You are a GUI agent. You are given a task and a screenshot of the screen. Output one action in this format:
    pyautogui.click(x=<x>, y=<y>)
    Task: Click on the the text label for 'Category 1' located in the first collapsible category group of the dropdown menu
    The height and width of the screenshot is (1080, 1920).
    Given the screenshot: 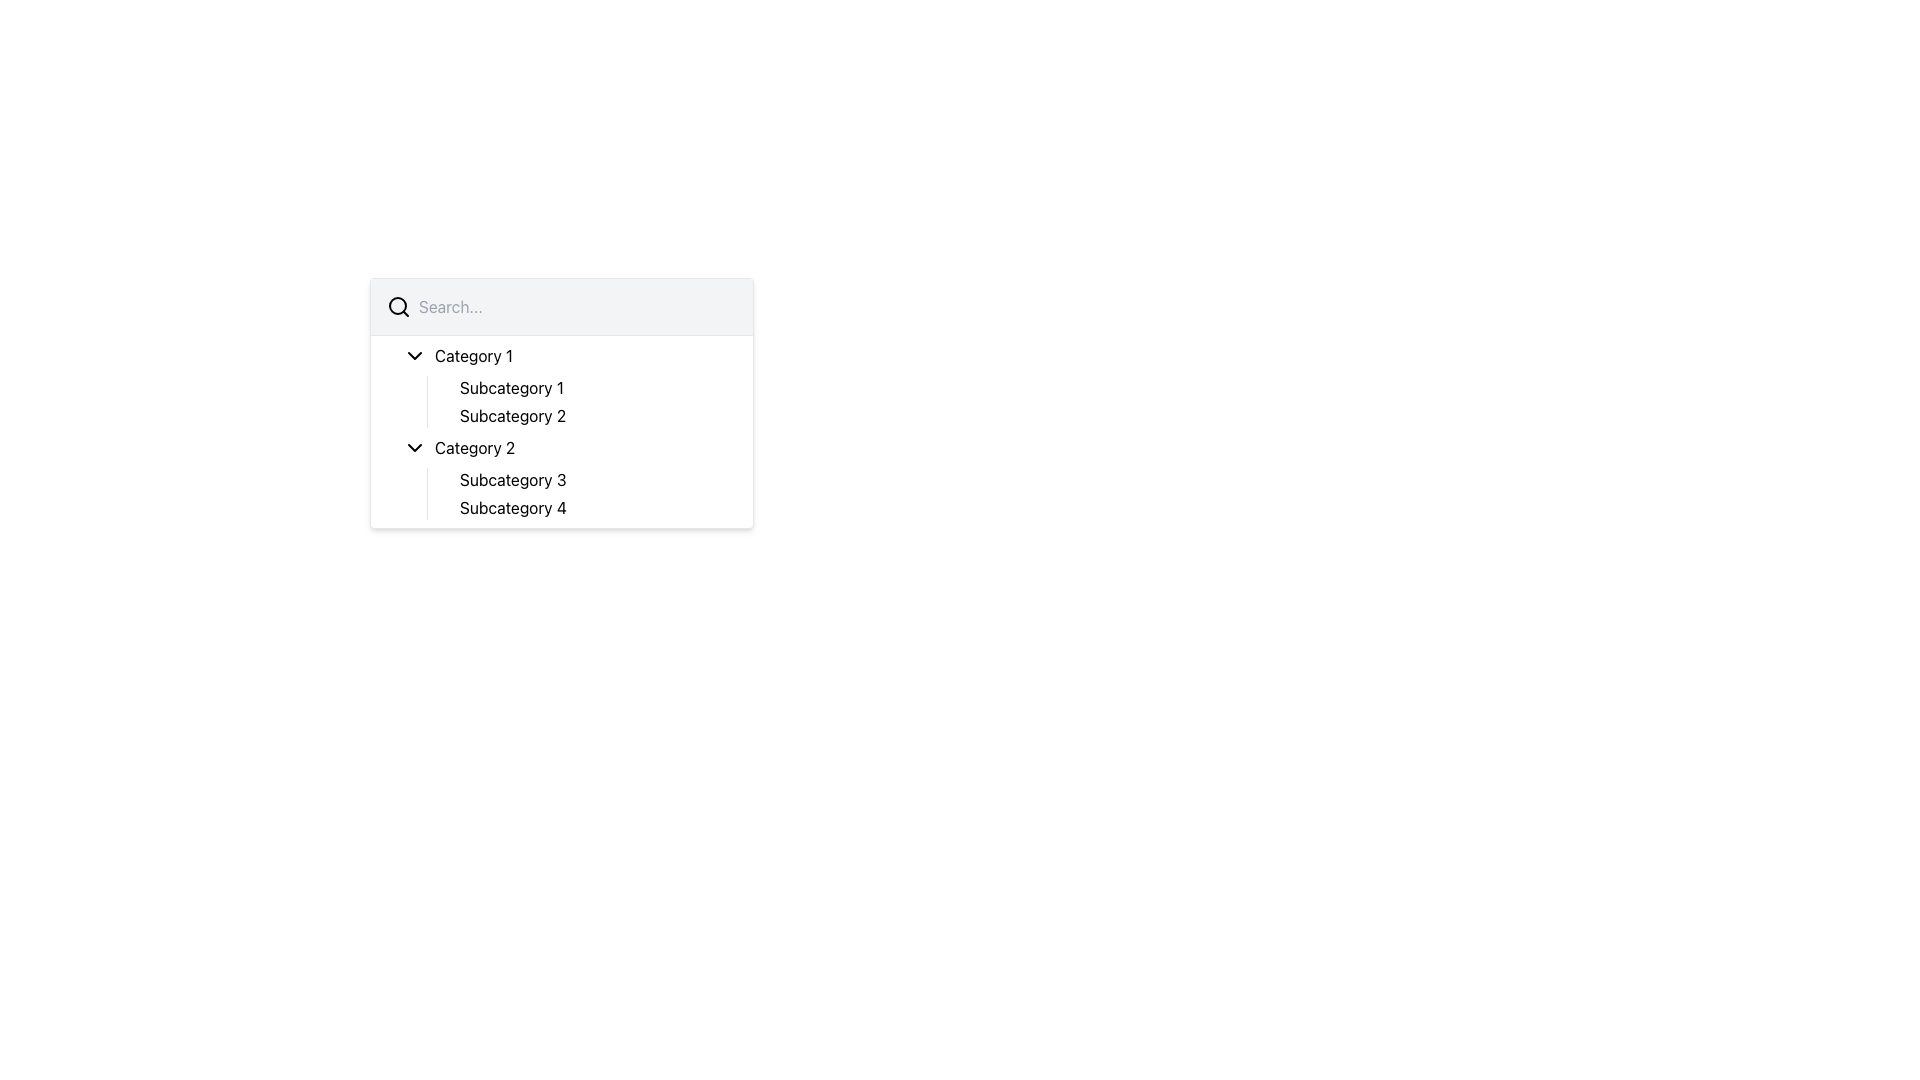 What is the action you would take?
    pyautogui.click(x=473, y=354)
    